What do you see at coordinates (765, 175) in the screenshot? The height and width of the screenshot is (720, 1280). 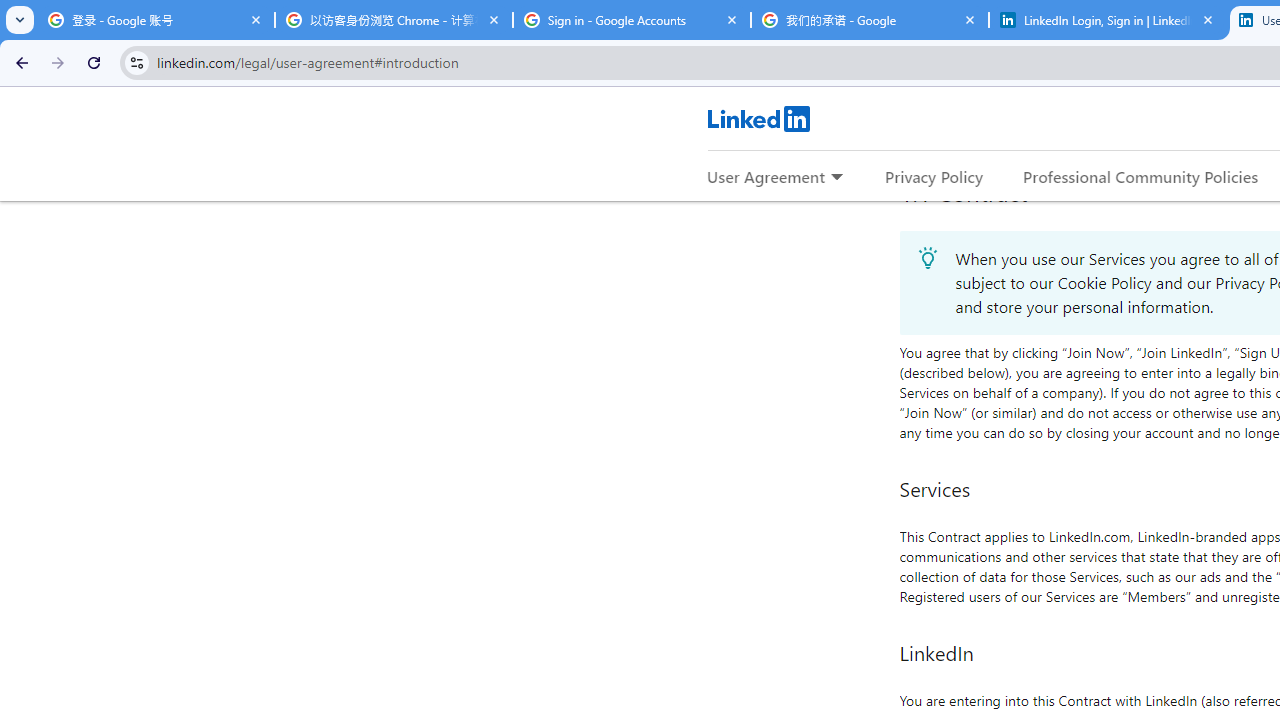 I see `'User Agreement'` at bounding box center [765, 175].